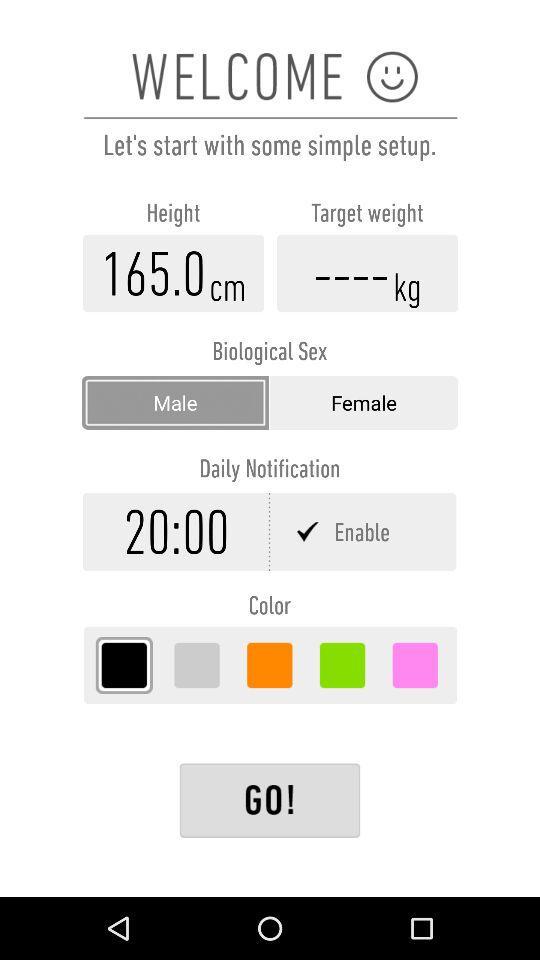 The width and height of the screenshot is (540, 960). Describe the element at coordinates (363, 530) in the screenshot. I see `enable notification` at that location.